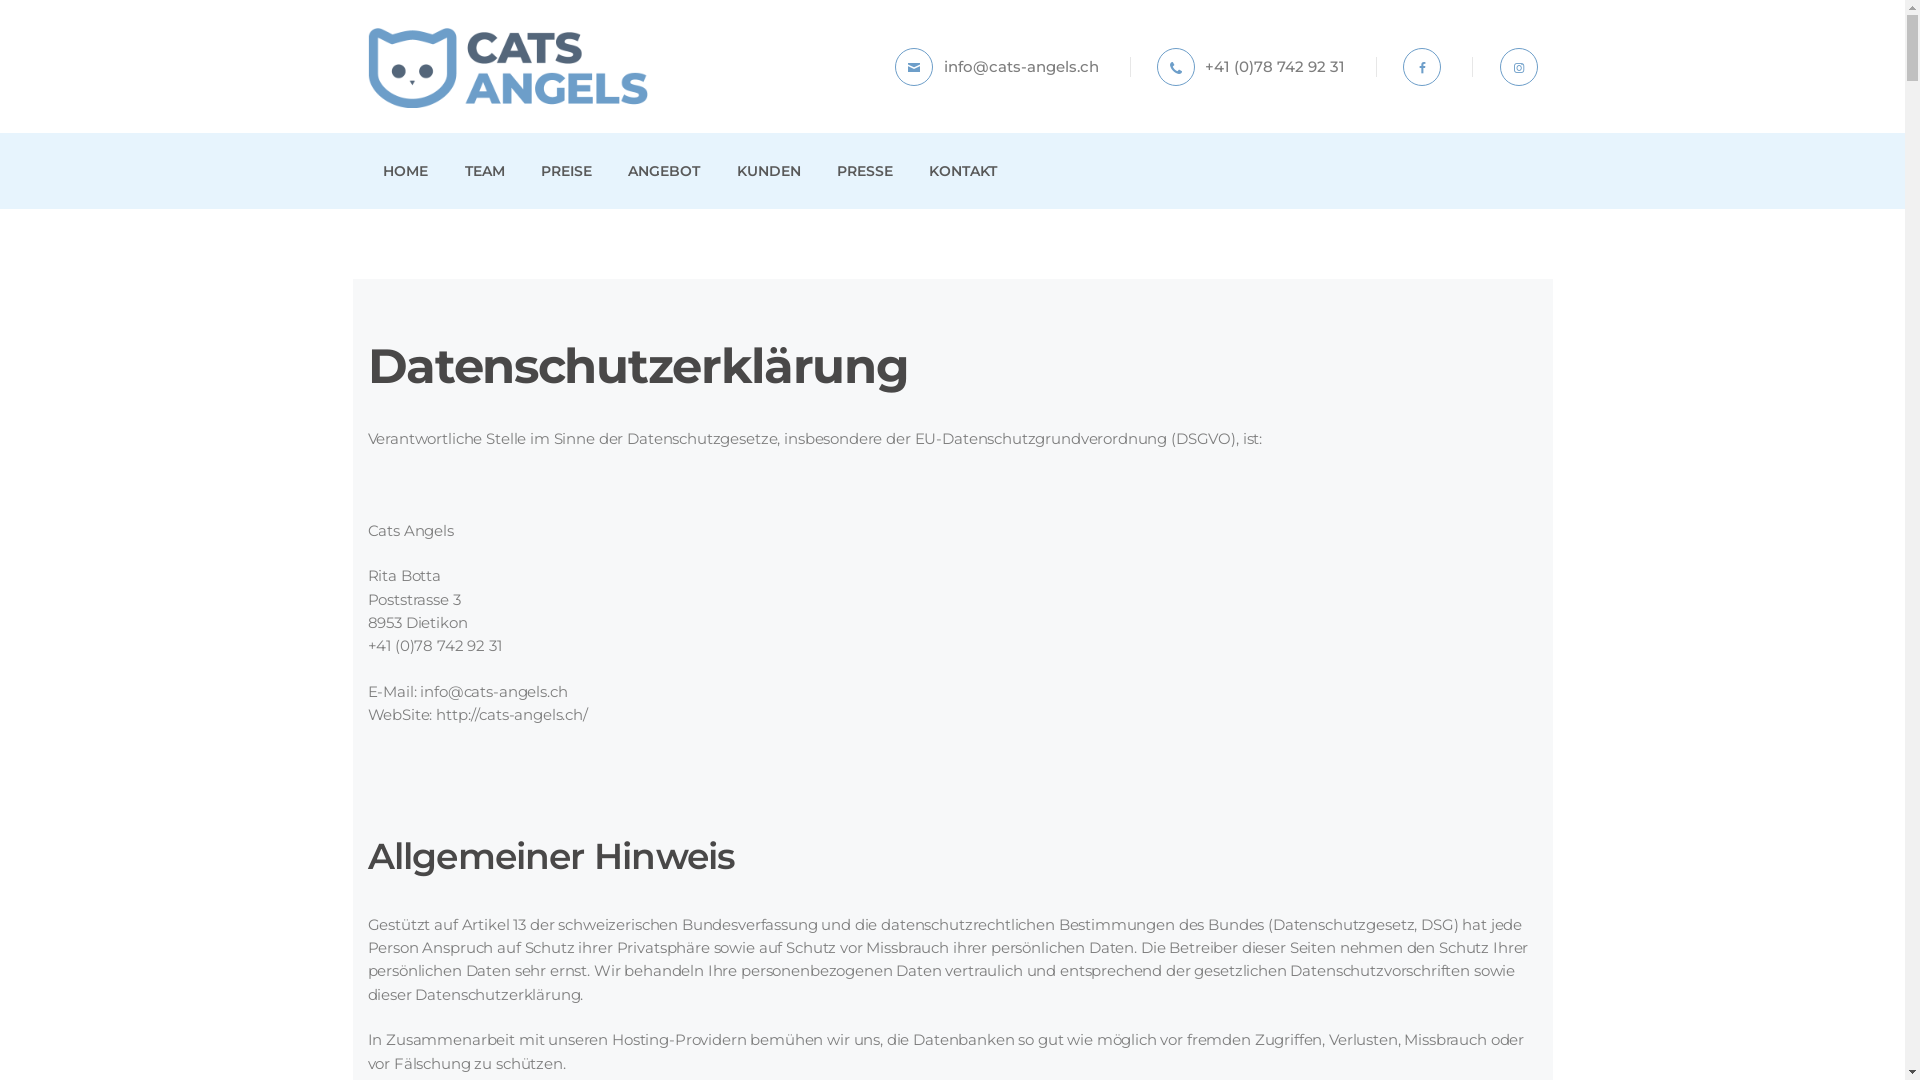  Describe the element at coordinates (912, 169) in the screenshot. I see `'KONTAKT'` at that location.